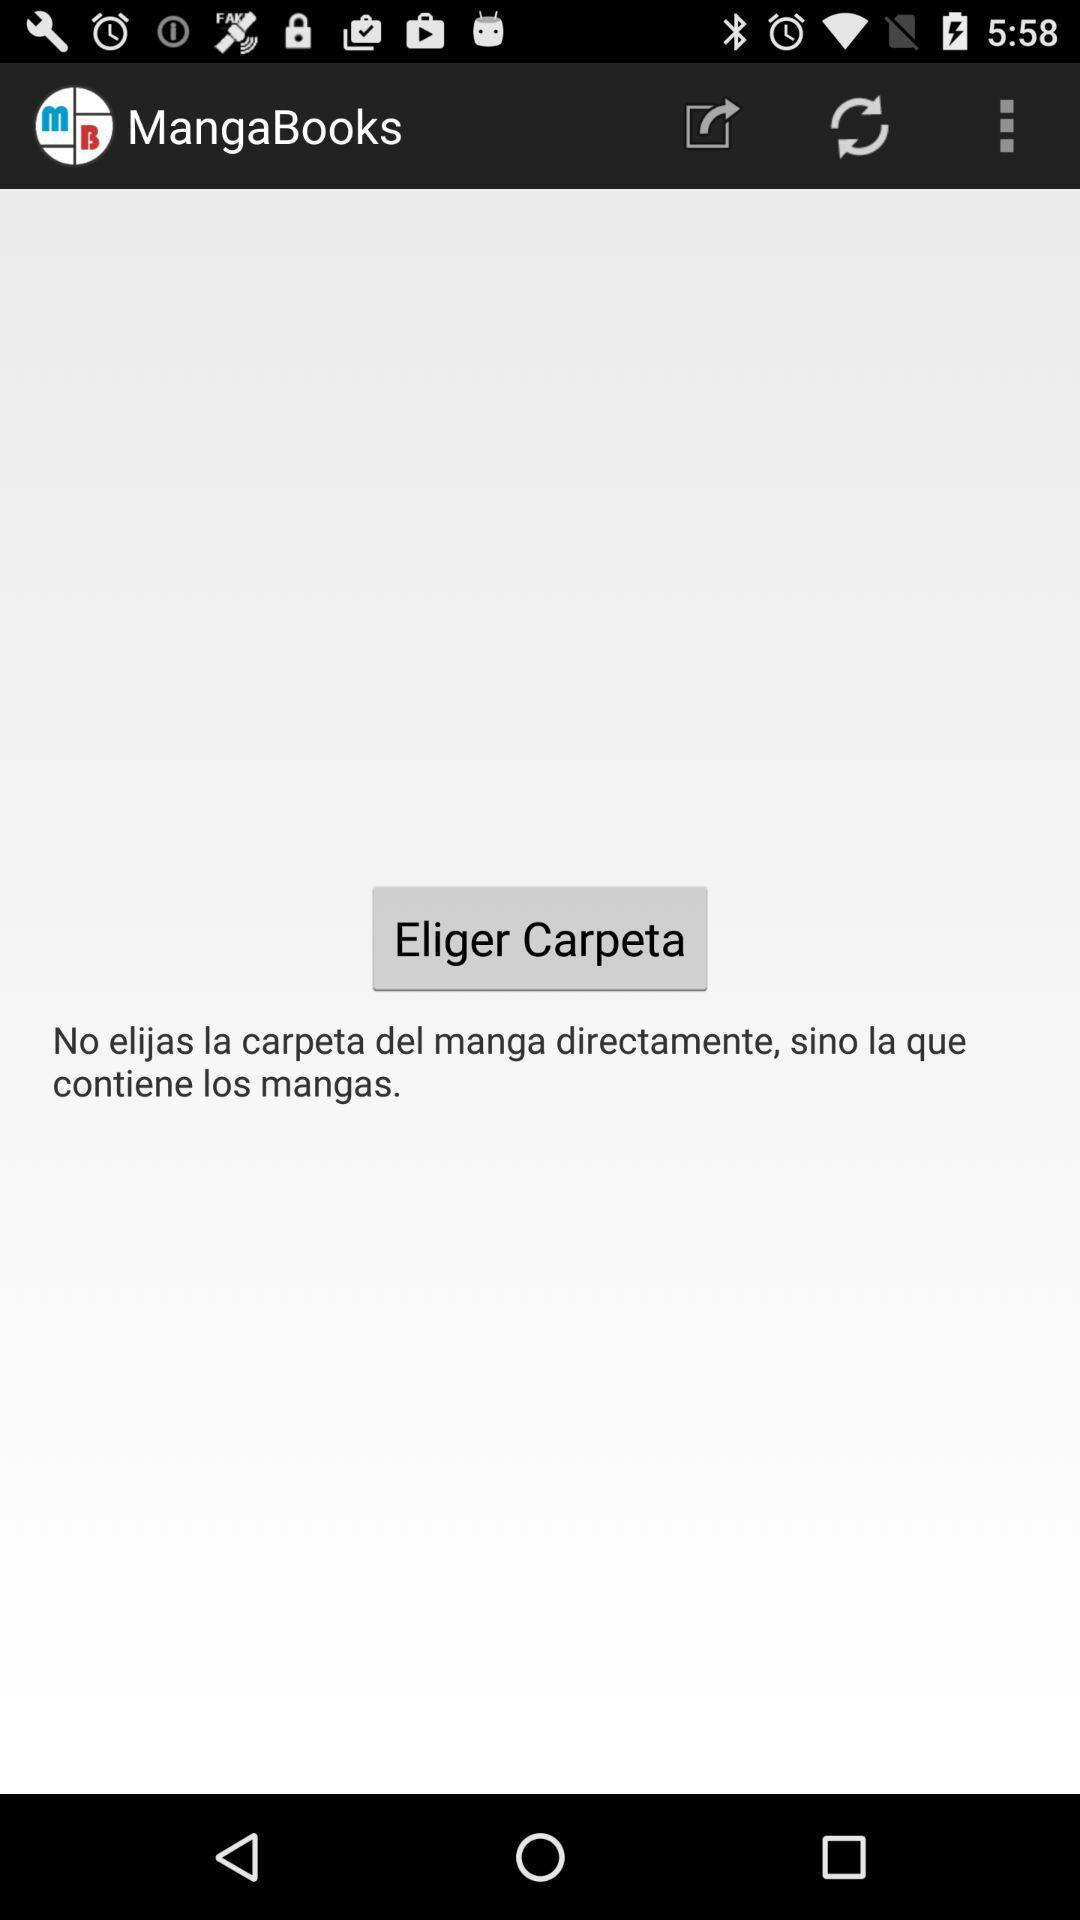  Describe the element at coordinates (858, 124) in the screenshot. I see `the item above the no elijas la icon` at that location.